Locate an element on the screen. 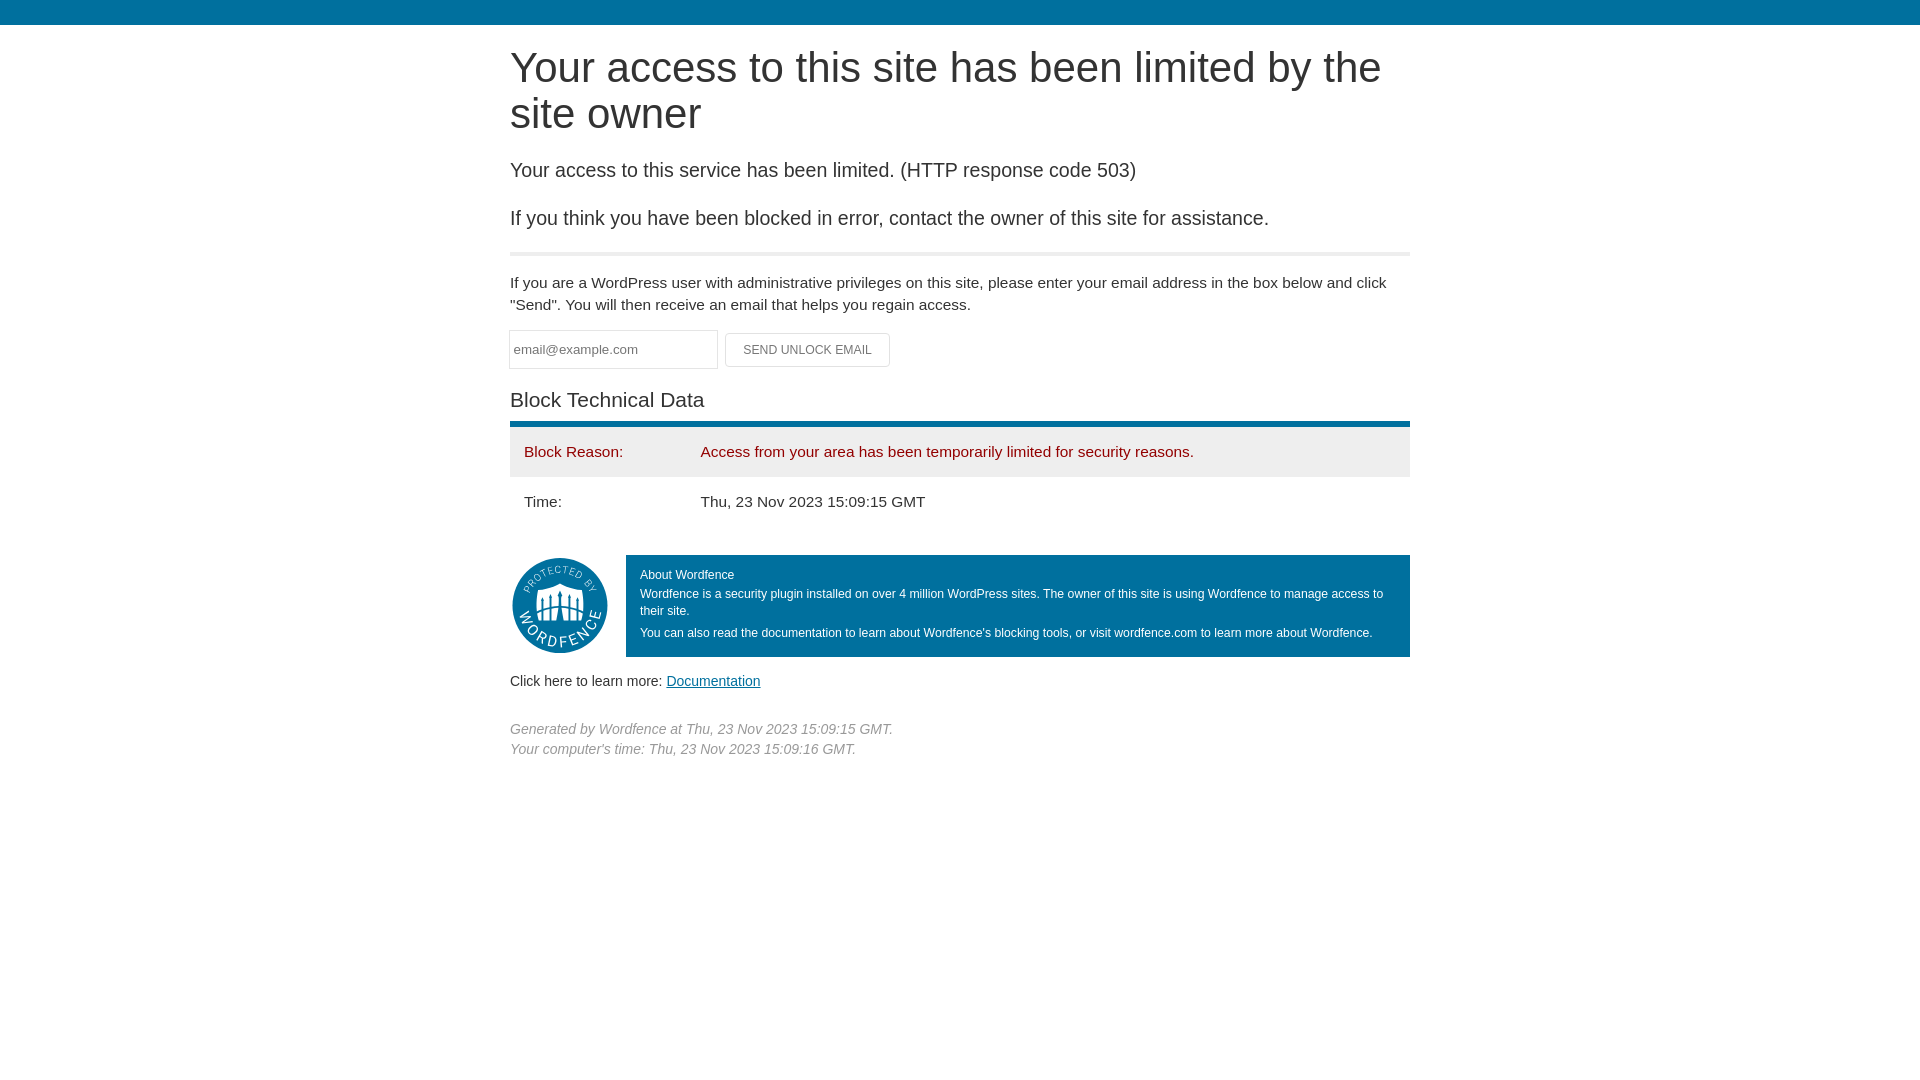 The height and width of the screenshot is (1080, 1920). 'Documentation' is located at coordinates (713, 680).